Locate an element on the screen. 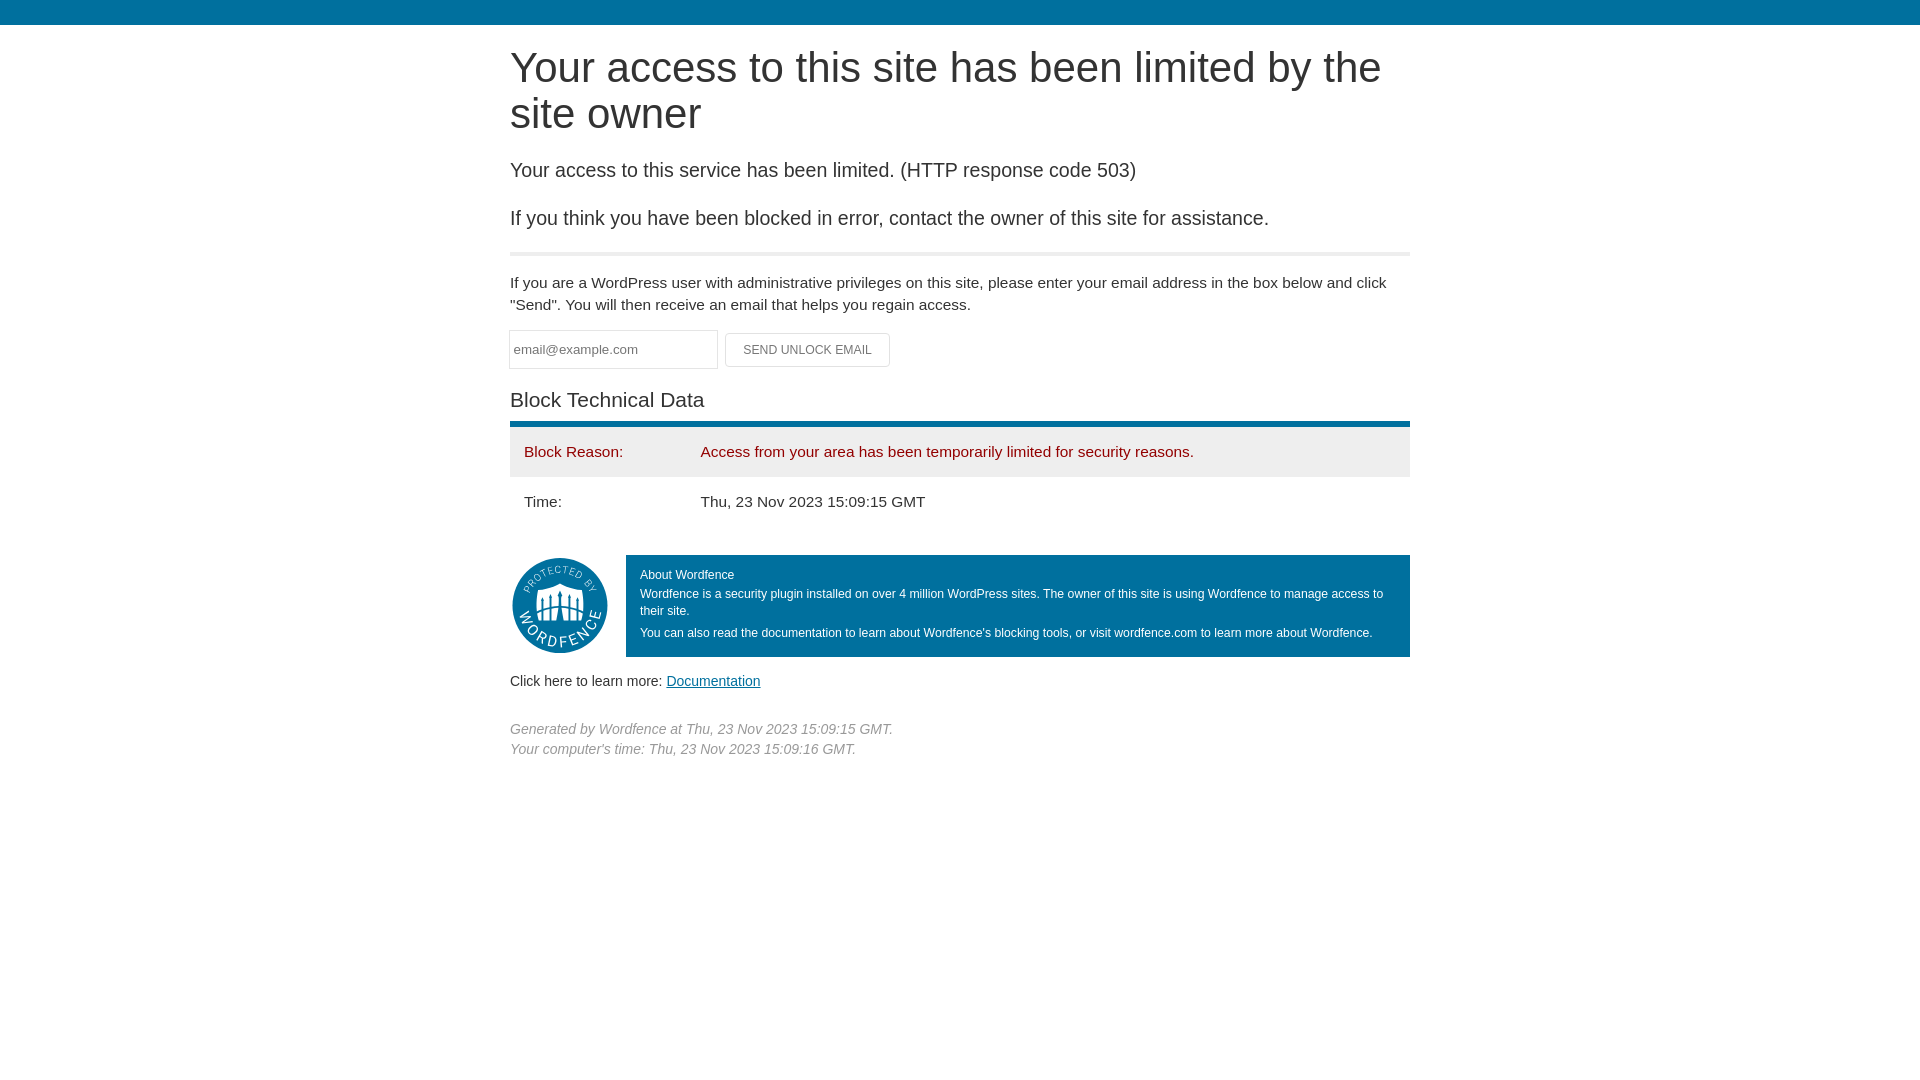 The height and width of the screenshot is (1080, 1920). 'Documentation' is located at coordinates (713, 680).